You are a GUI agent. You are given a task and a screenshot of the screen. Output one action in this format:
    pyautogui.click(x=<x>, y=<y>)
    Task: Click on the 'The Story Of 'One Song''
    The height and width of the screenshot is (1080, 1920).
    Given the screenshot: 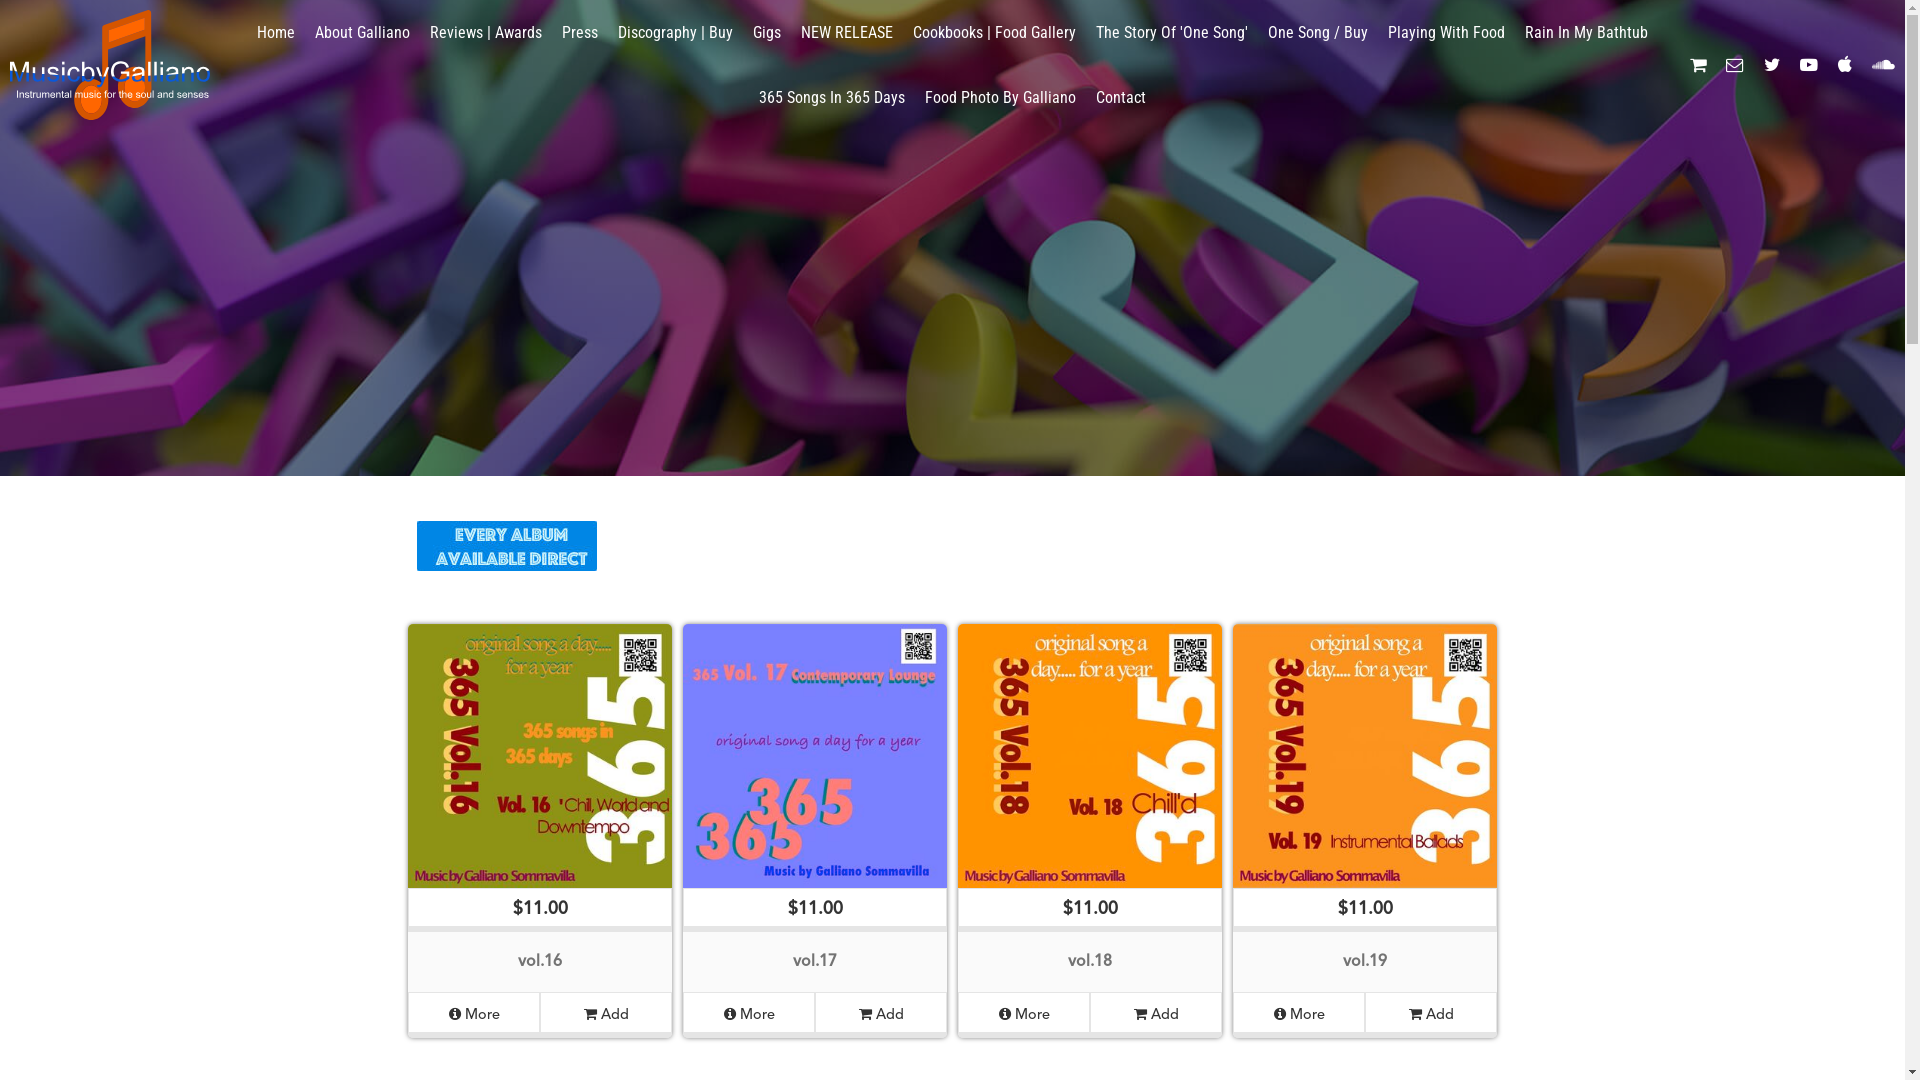 What is the action you would take?
    pyautogui.click(x=1171, y=31)
    